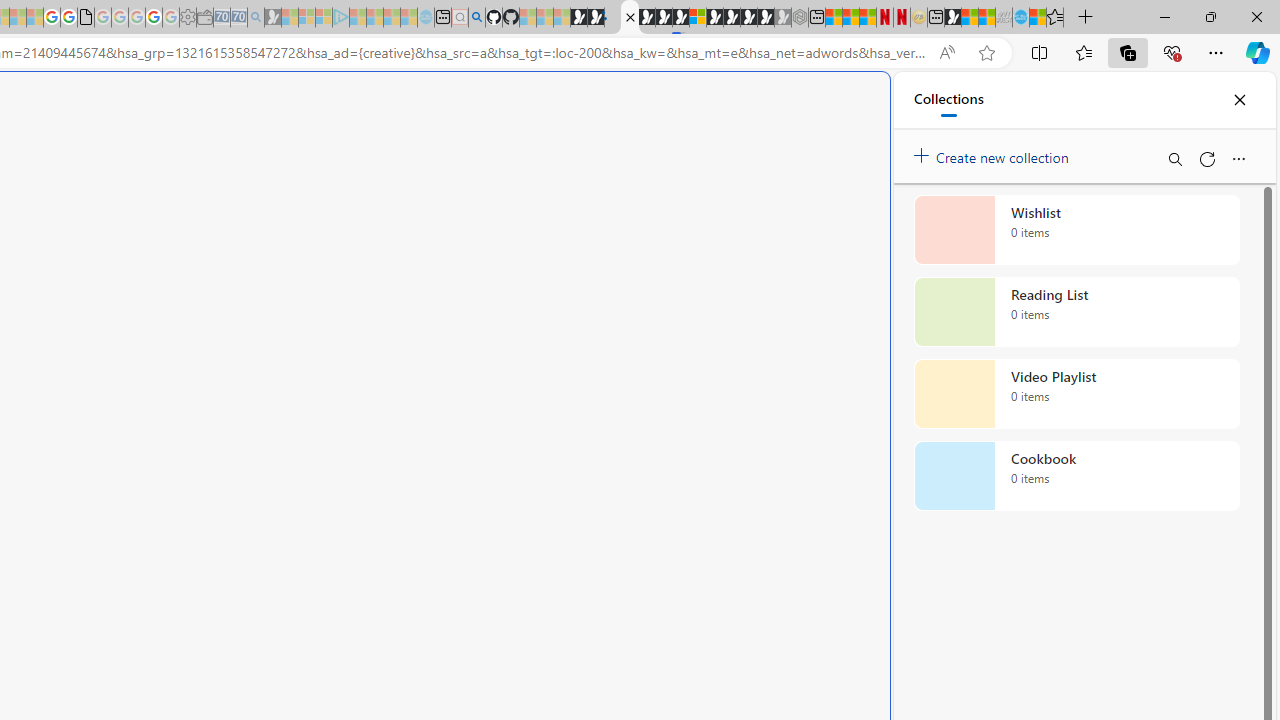  I want to click on 'Cookbook collection, 0 items', so click(1076, 475).